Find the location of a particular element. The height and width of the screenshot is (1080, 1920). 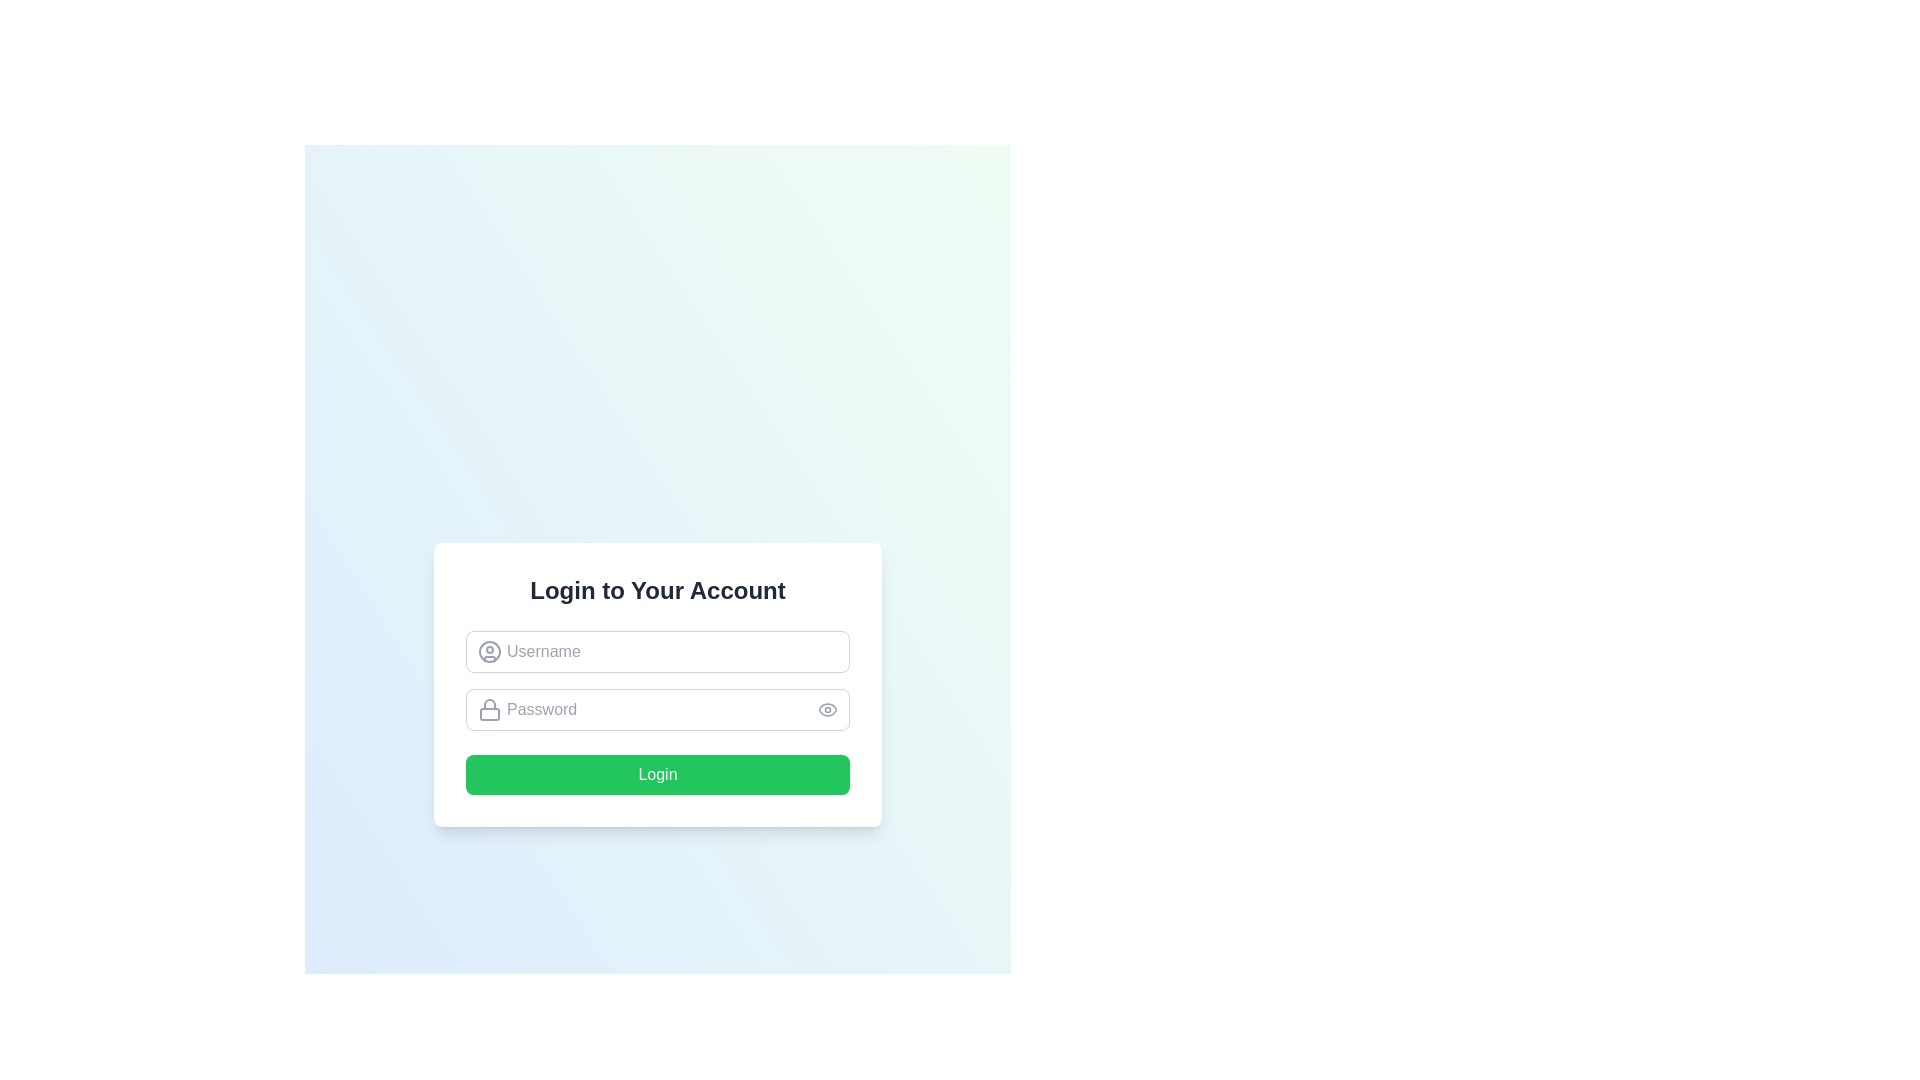

the unlocked state curve of the lock icon, which is the upper middle segment of the SVG lock representation is located at coordinates (489, 703).